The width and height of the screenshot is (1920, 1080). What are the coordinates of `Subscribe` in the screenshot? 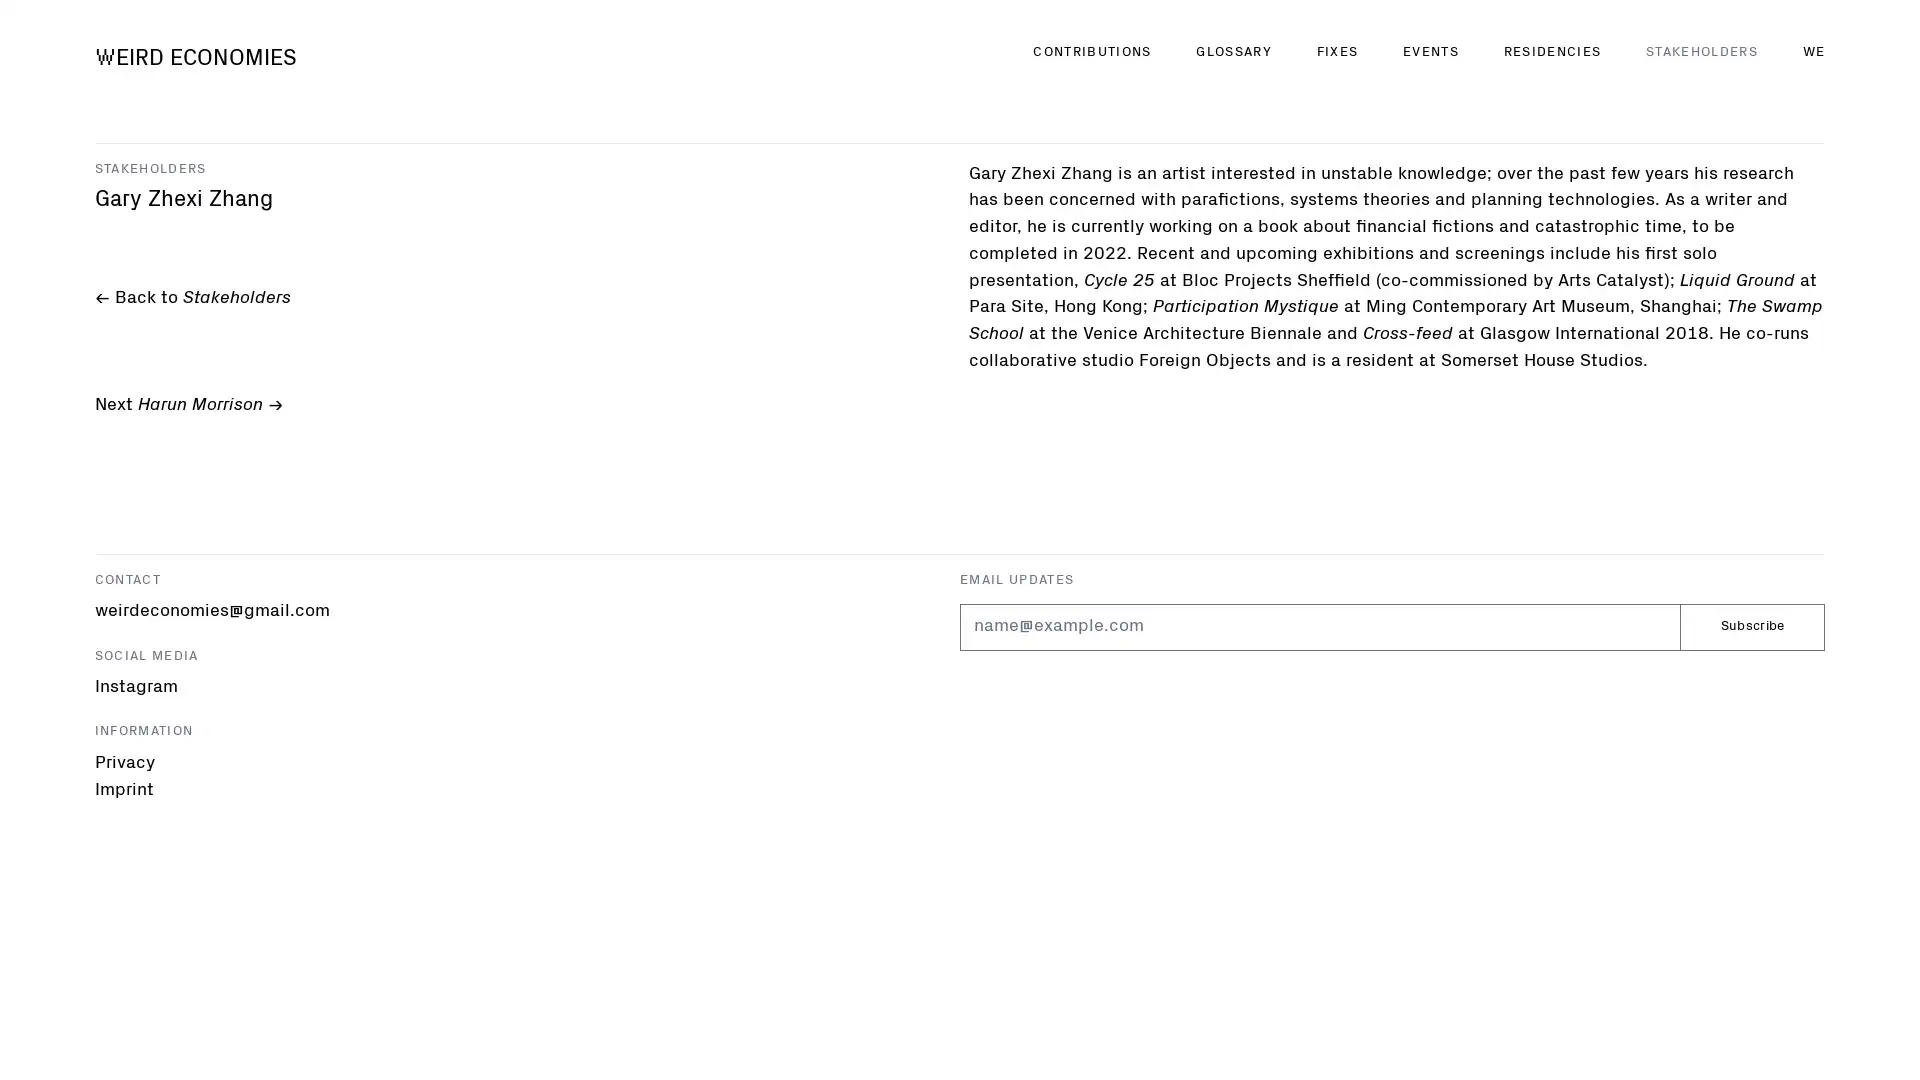 It's located at (1751, 625).